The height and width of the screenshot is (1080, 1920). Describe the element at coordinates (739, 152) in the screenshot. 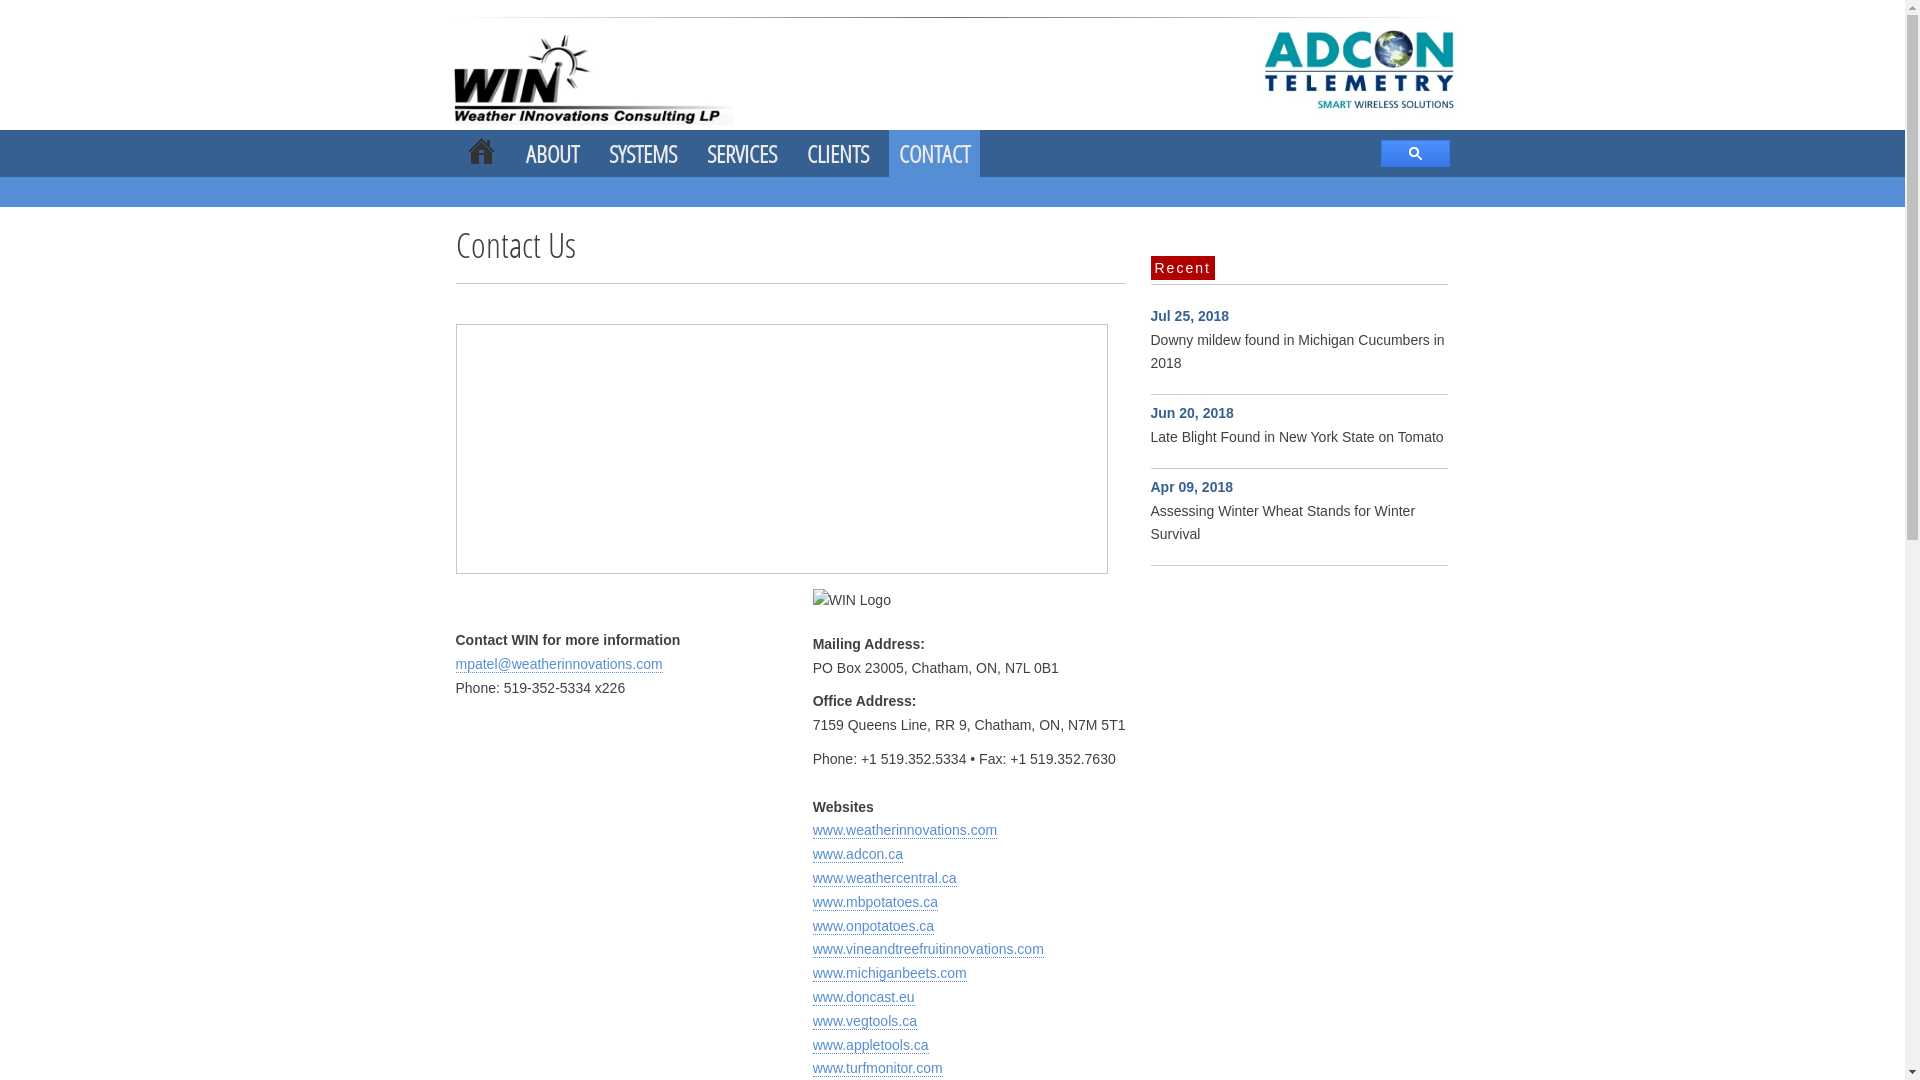

I see `'SERVICES'` at that location.